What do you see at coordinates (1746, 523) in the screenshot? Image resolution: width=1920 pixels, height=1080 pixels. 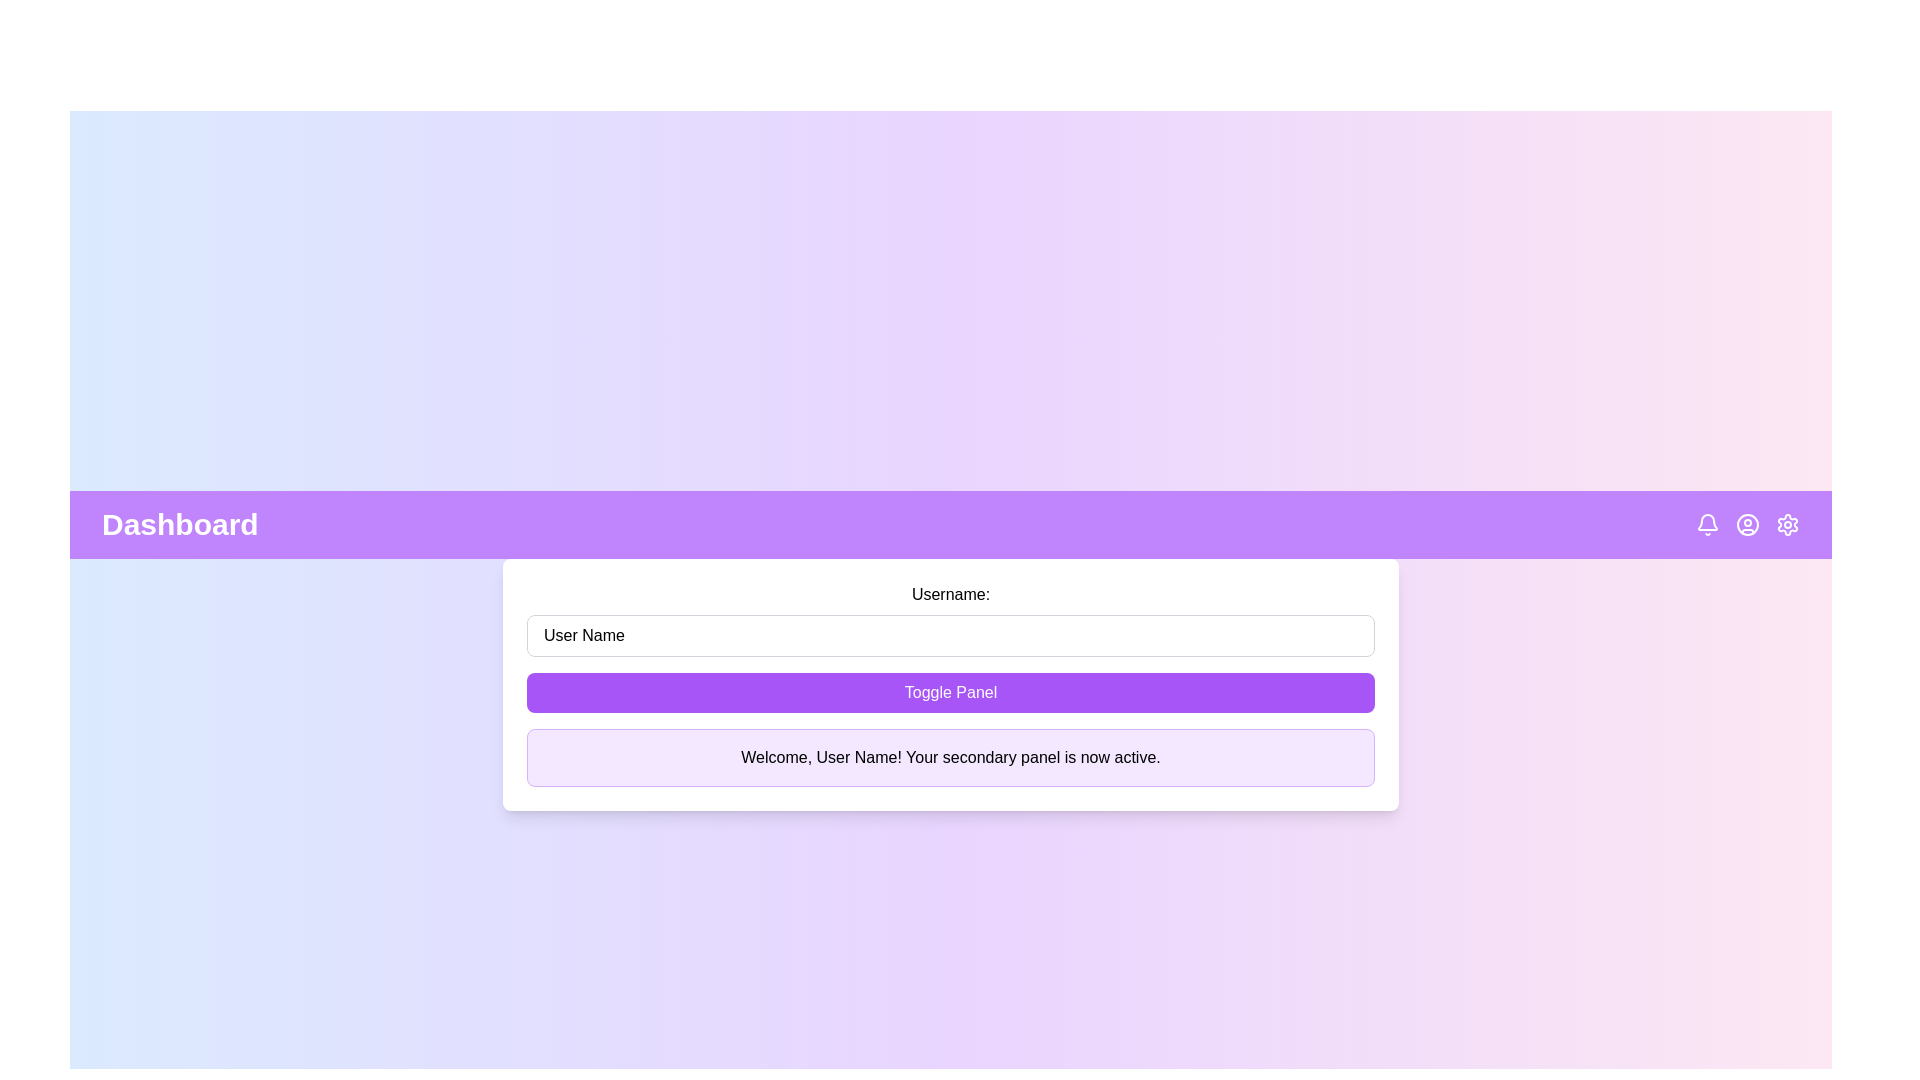 I see `the human profile icon button, which is white on a purple background, located in the top right corner of the interface within the 'Dashboard' header bar` at bounding box center [1746, 523].